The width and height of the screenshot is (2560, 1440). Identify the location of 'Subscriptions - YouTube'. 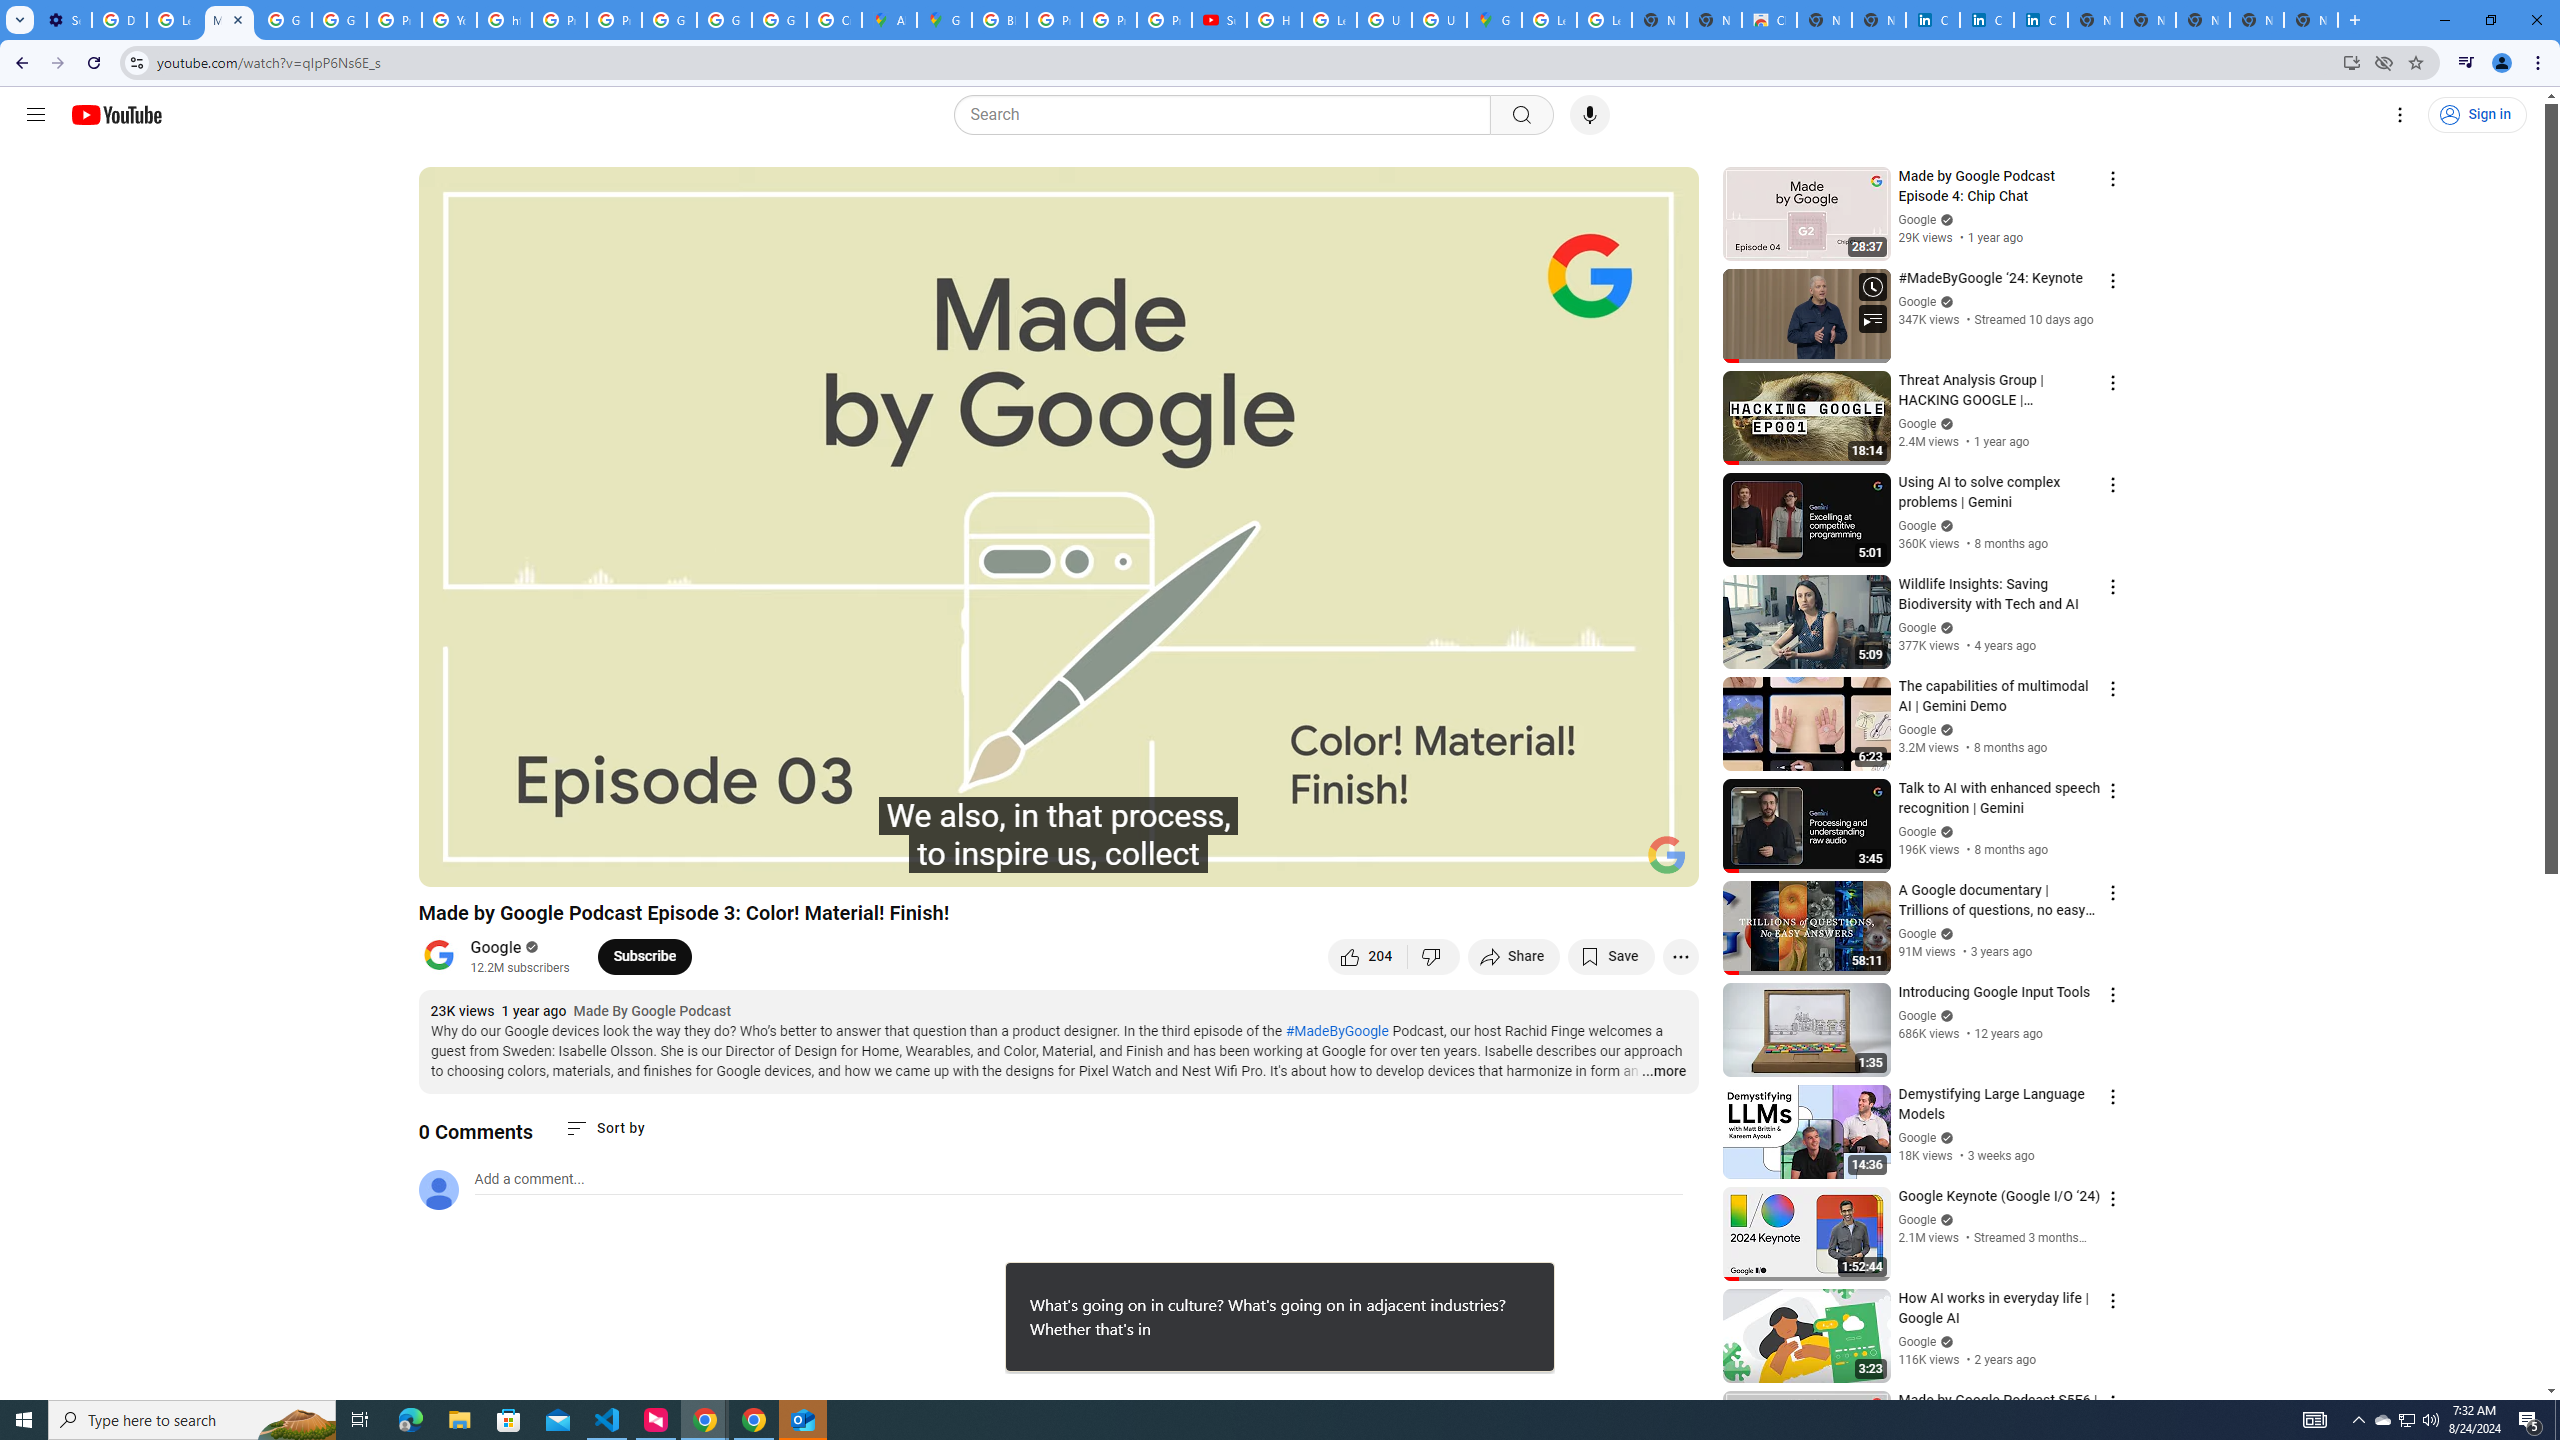
(1218, 19).